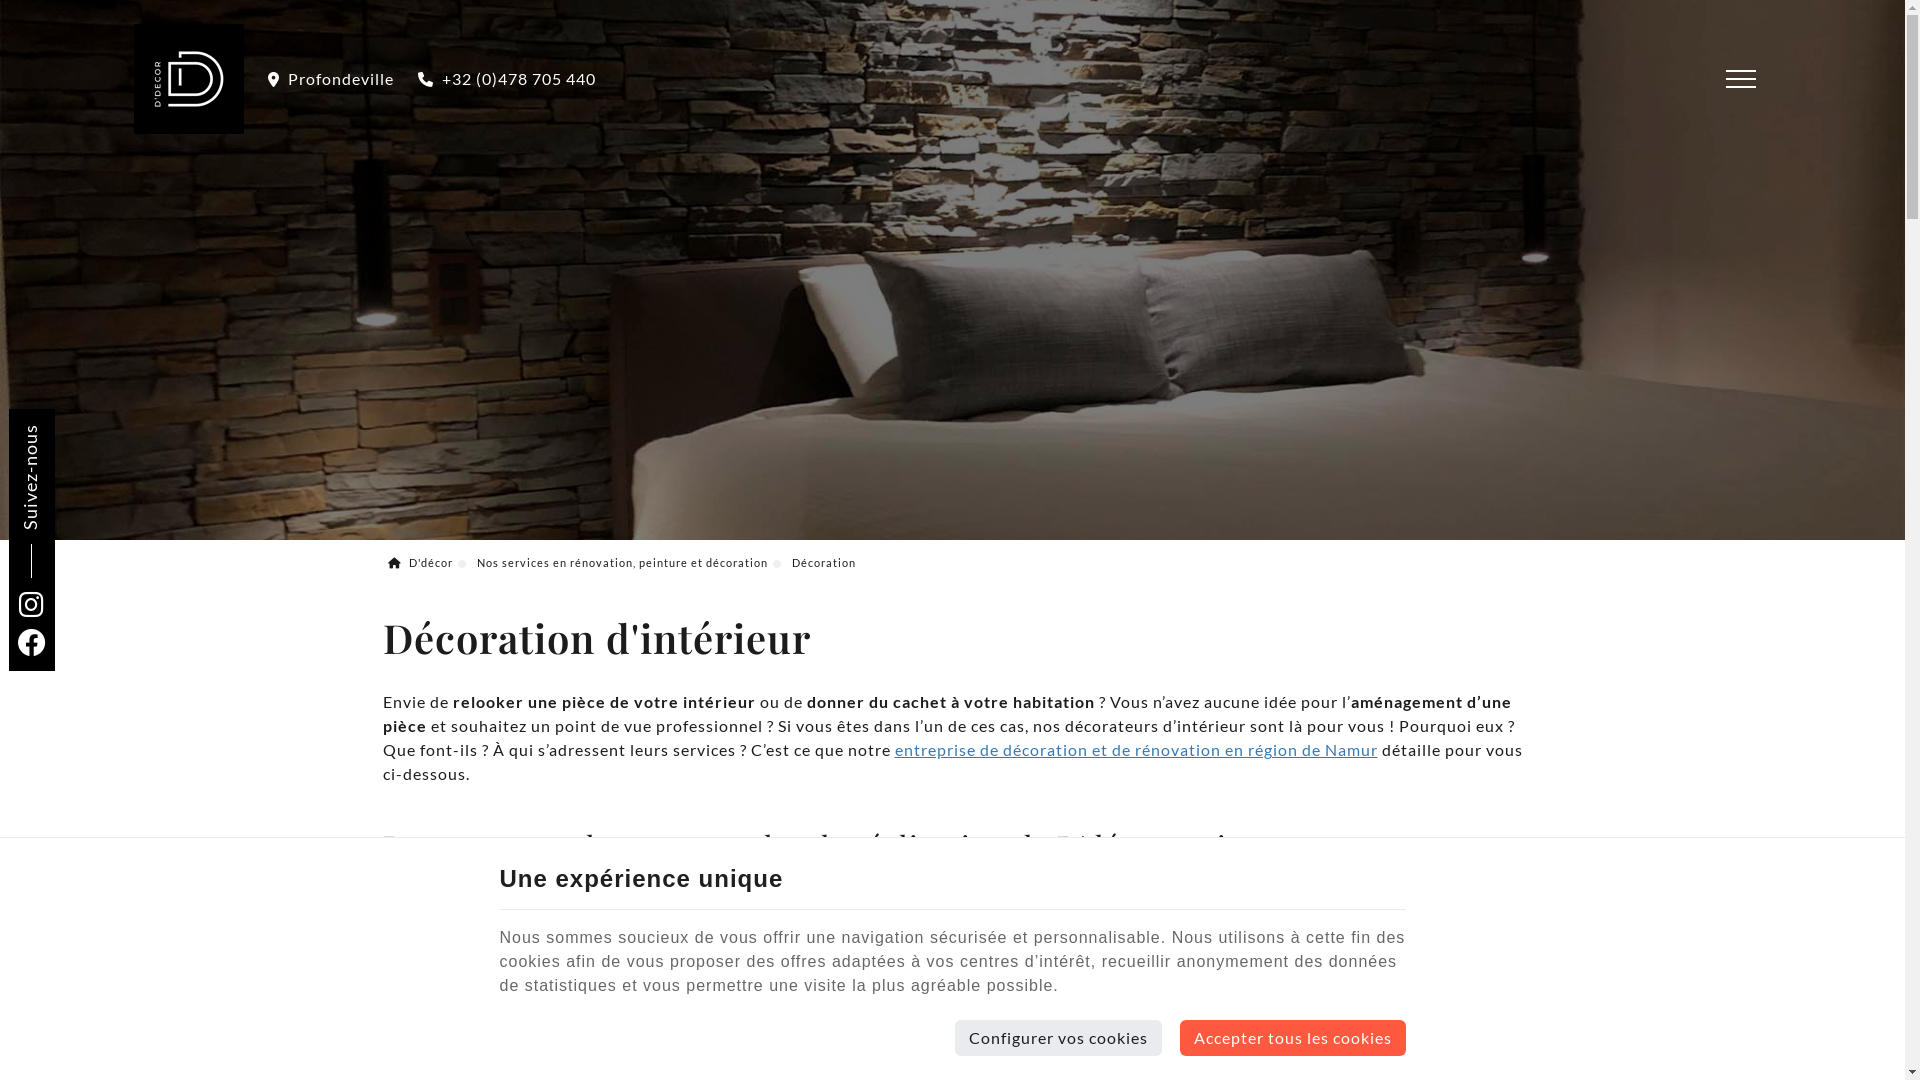 The image size is (1920, 1080). What do you see at coordinates (1057, 1036) in the screenshot?
I see `'Configurer vos cookies'` at bounding box center [1057, 1036].